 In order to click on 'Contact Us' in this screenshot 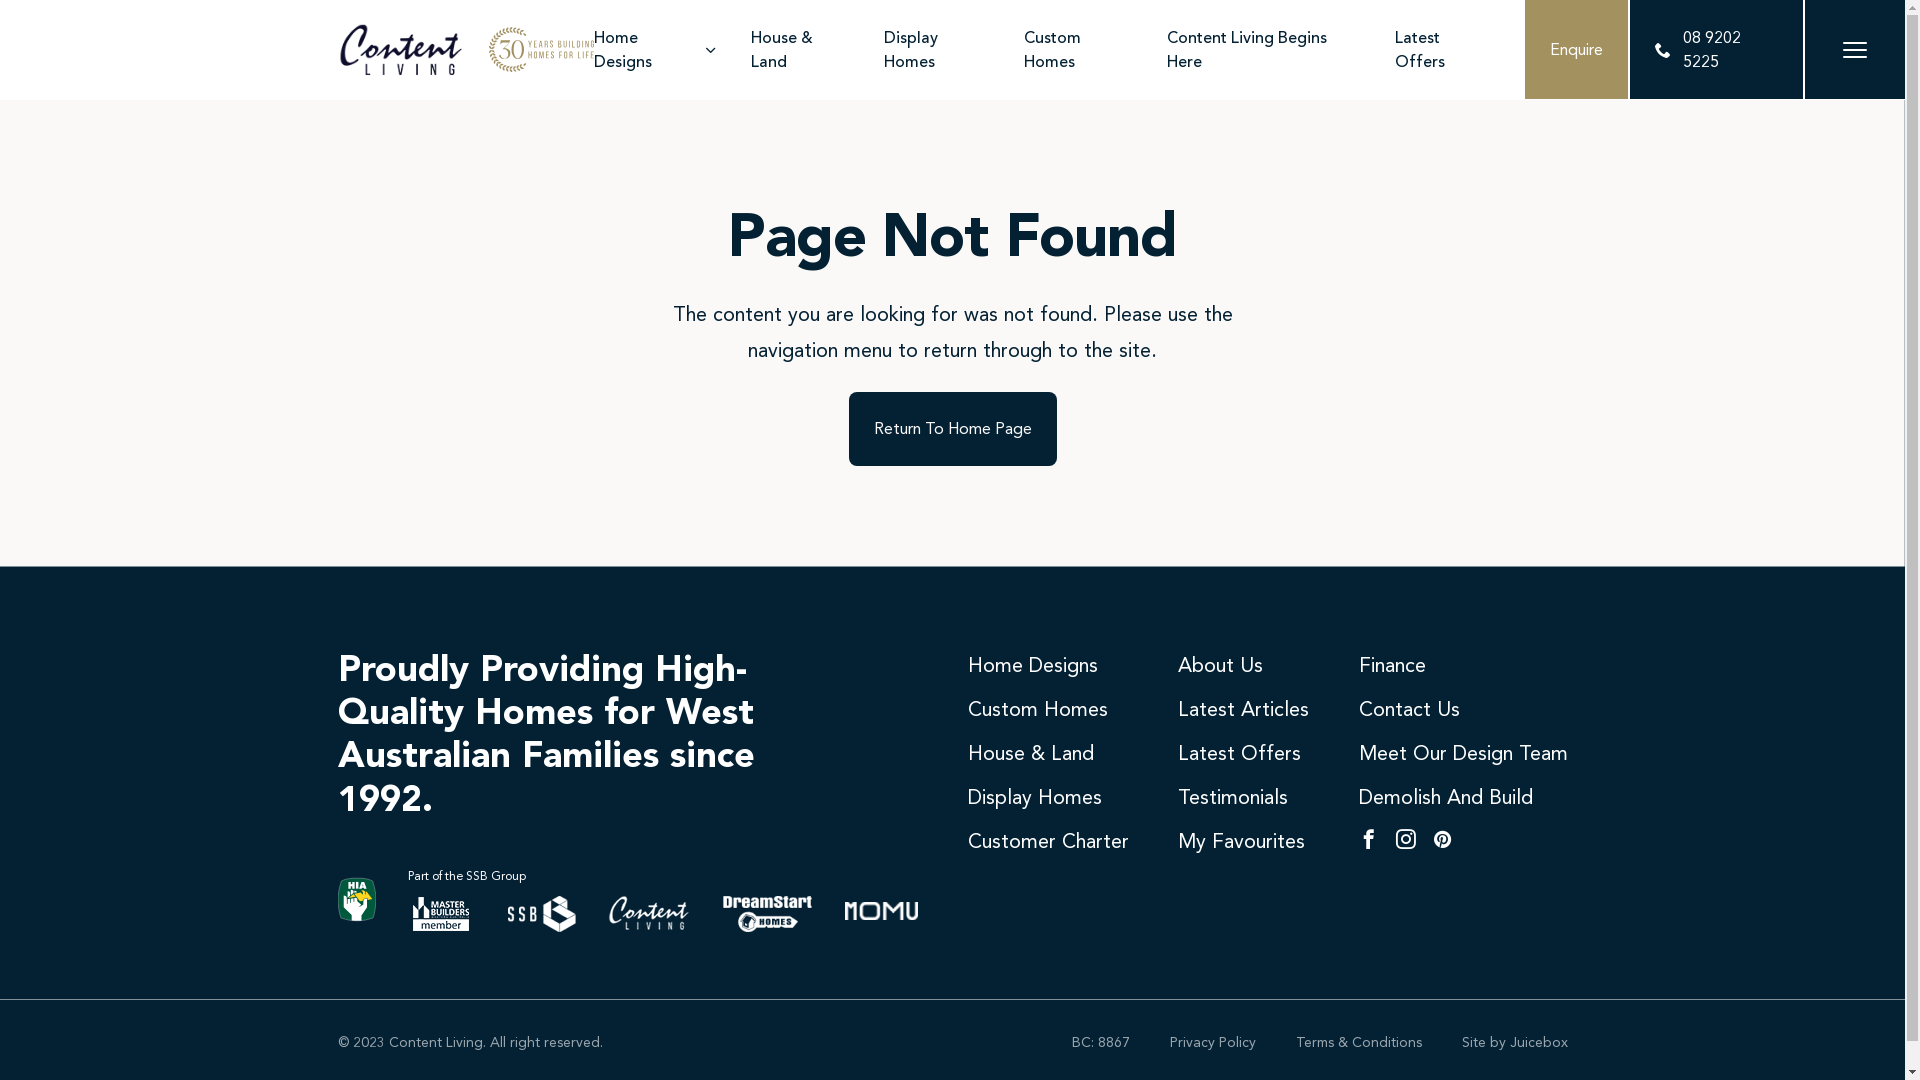, I will do `click(1358, 708)`.